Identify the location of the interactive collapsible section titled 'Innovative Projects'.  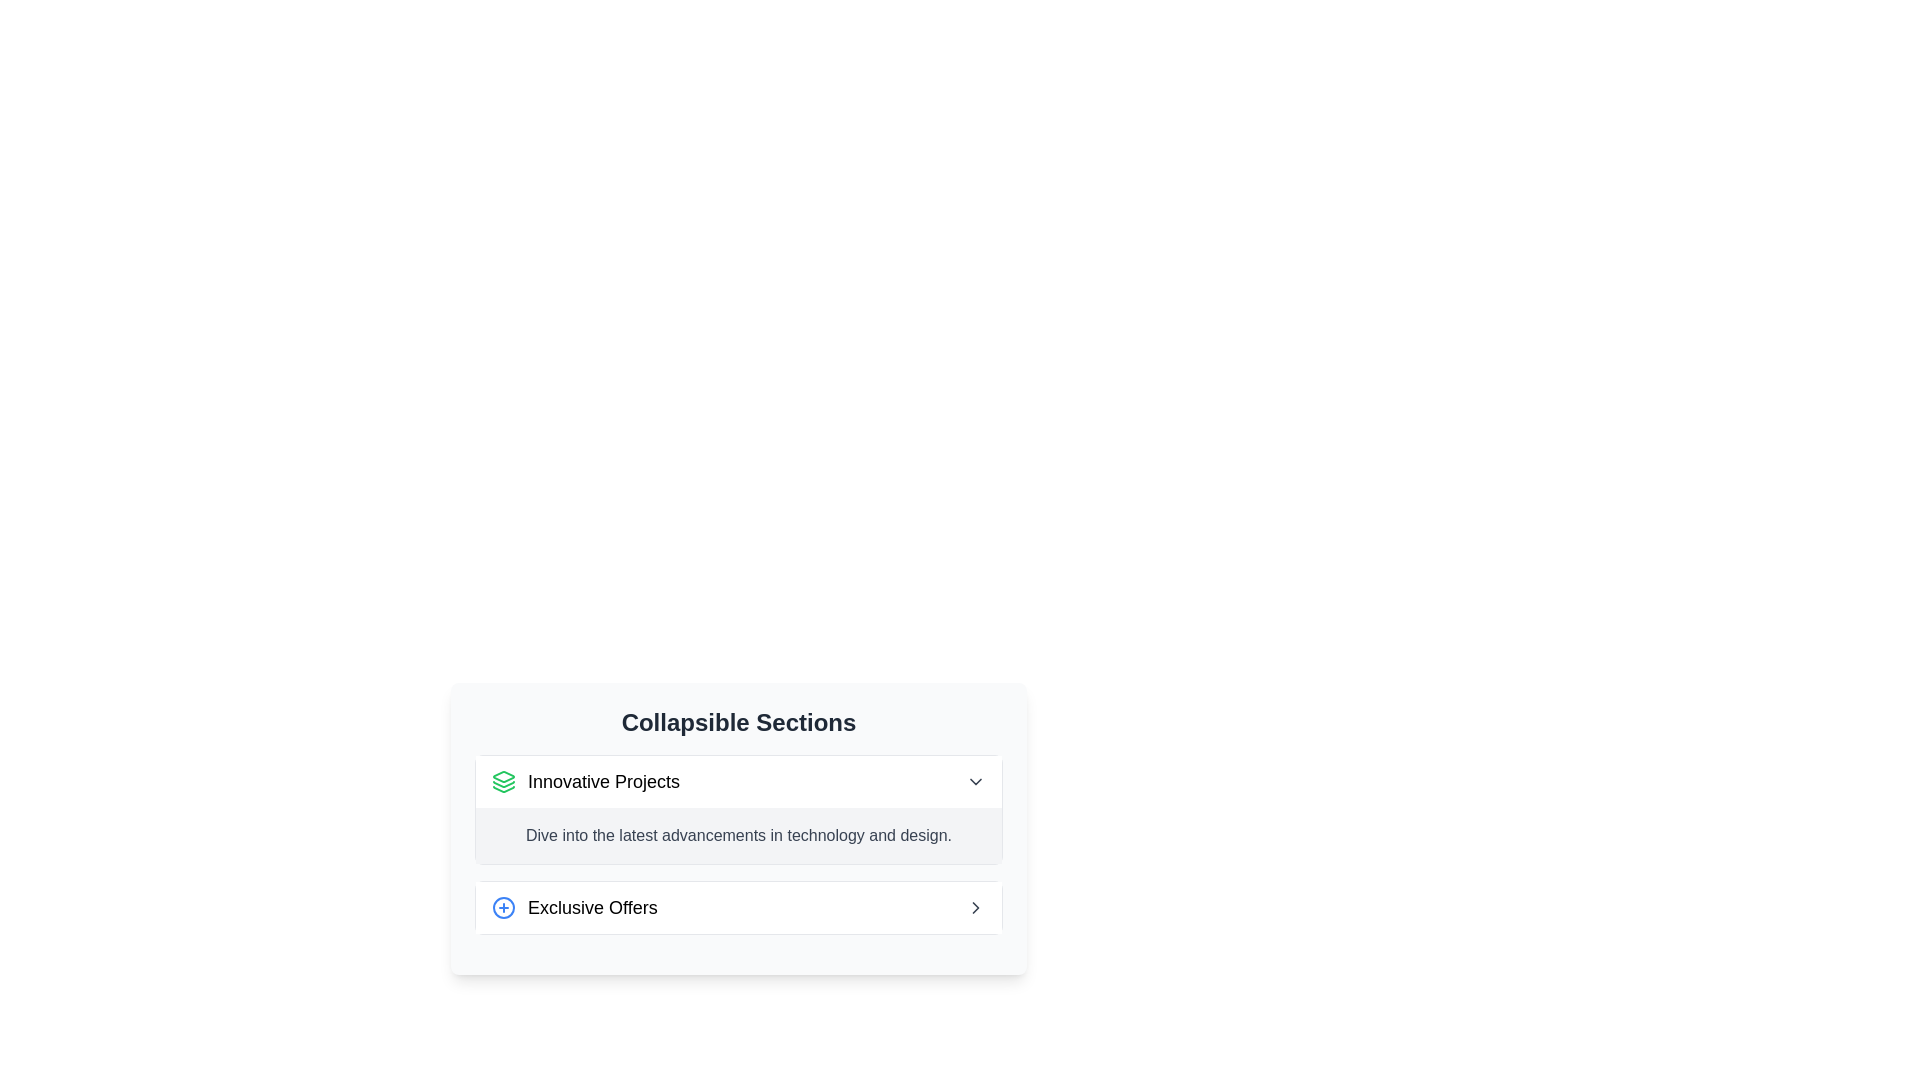
(738, 829).